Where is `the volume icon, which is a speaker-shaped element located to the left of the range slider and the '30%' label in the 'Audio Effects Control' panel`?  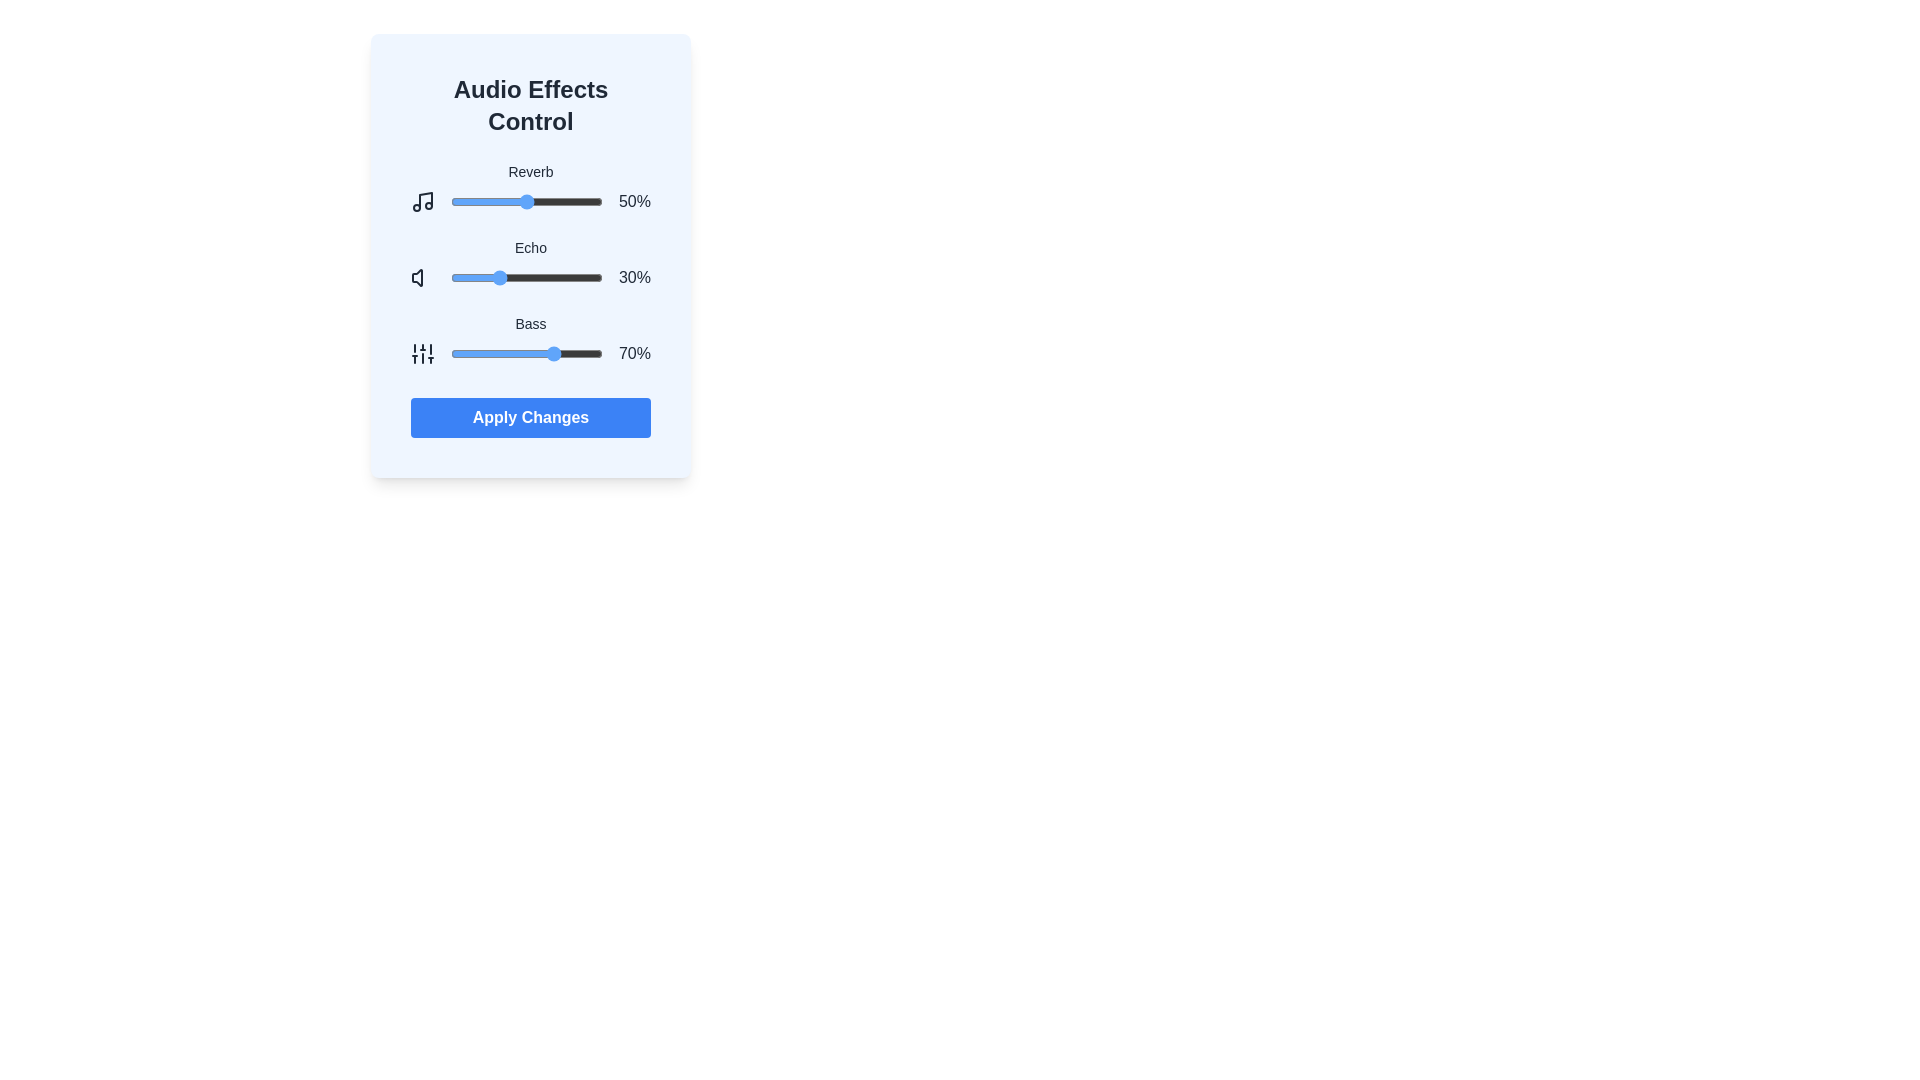
the volume icon, which is a speaker-shaped element located to the left of the range slider and the '30%' label in the 'Audio Effects Control' panel is located at coordinates (421, 277).